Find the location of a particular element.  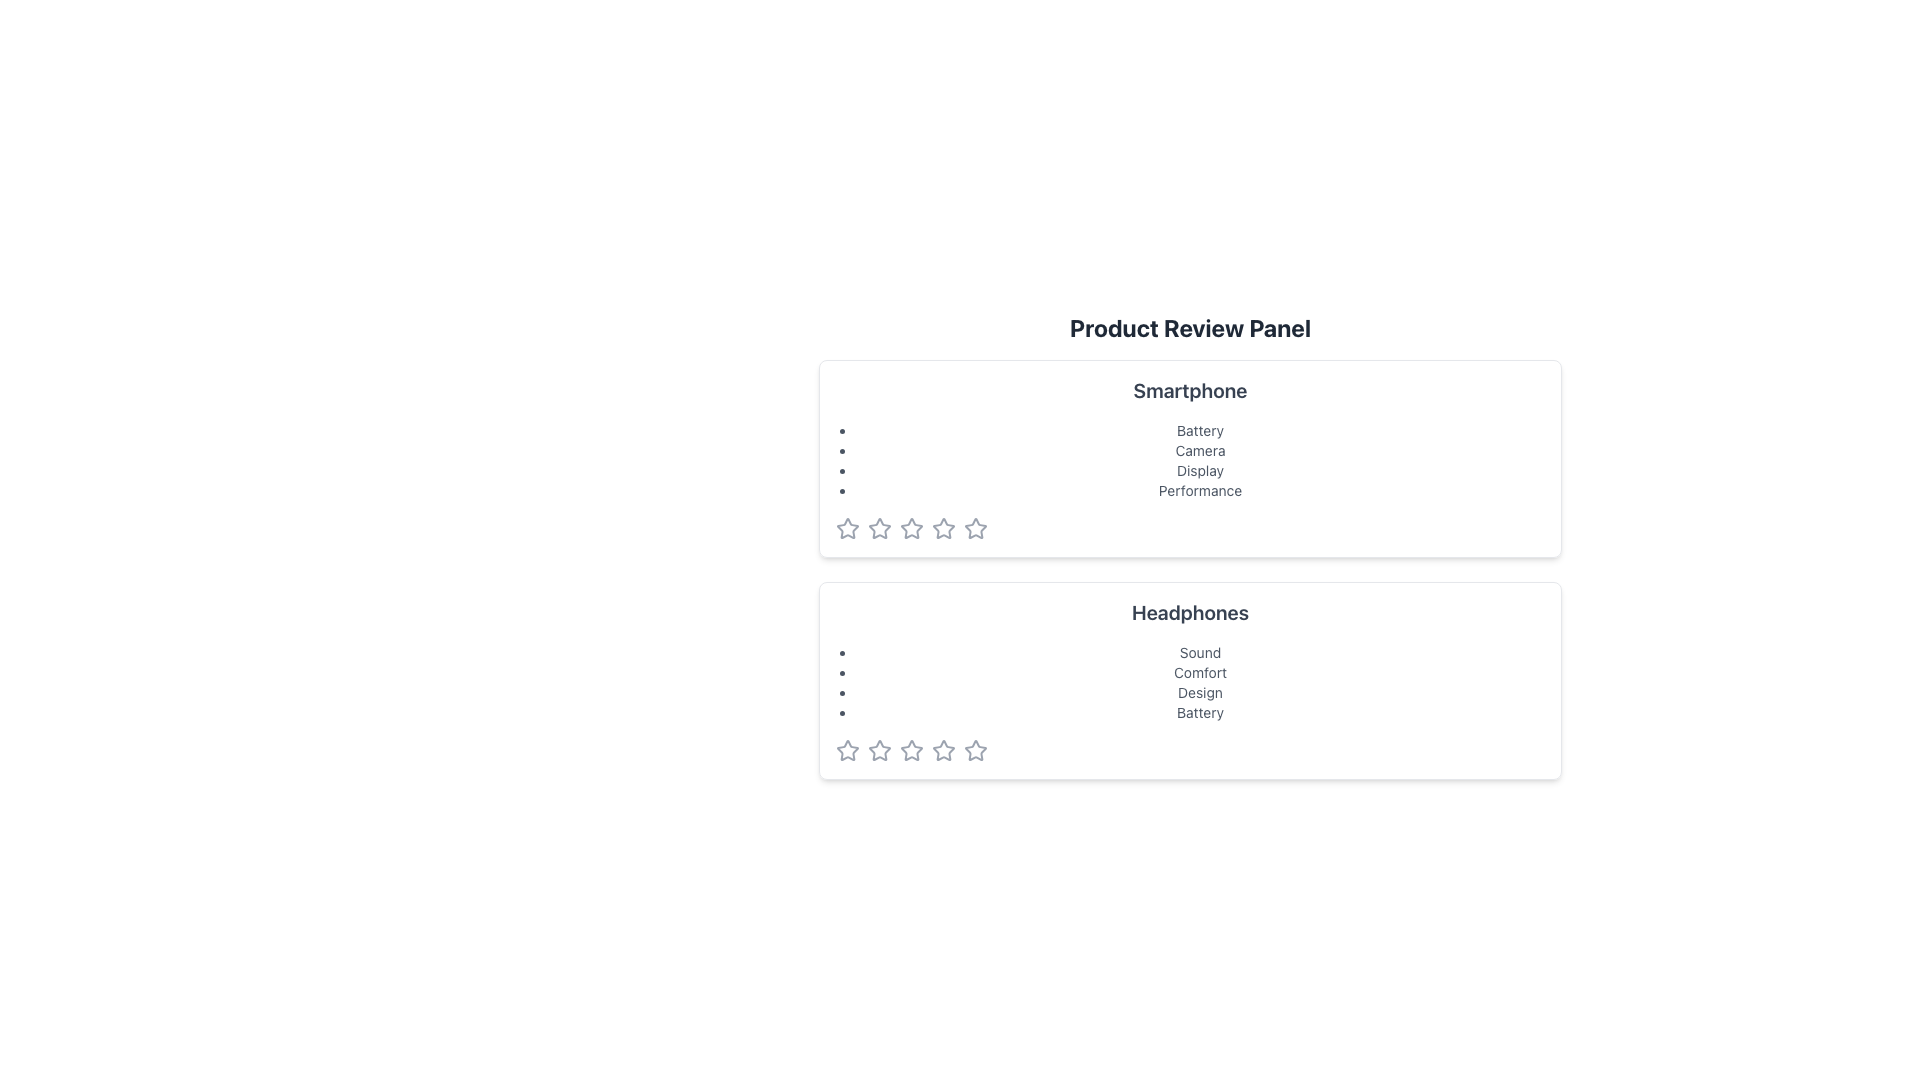

the first star icon for rating in the 'Smartphone' category is located at coordinates (848, 527).